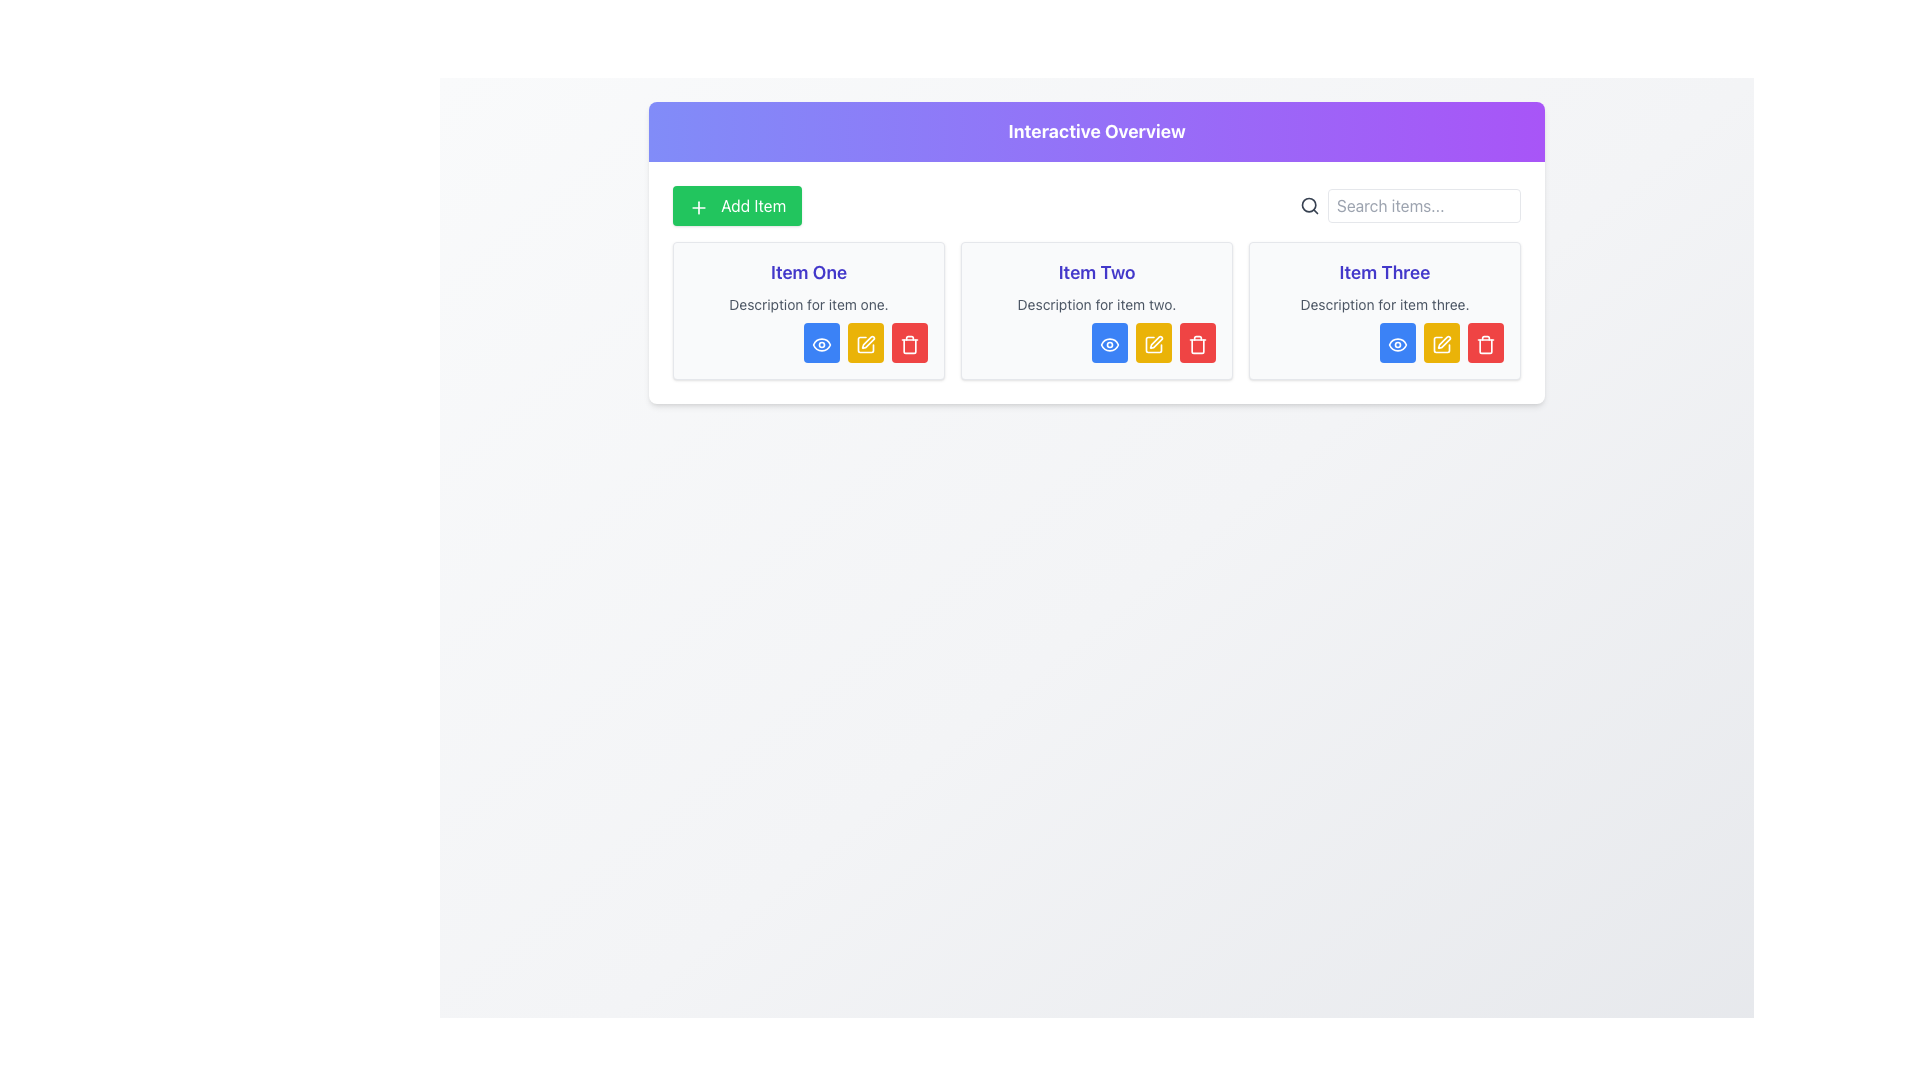  Describe the element at coordinates (736, 205) in the screenshot. I see `the 'Add New Item' button located in the upper-left region of the interface` at that location.